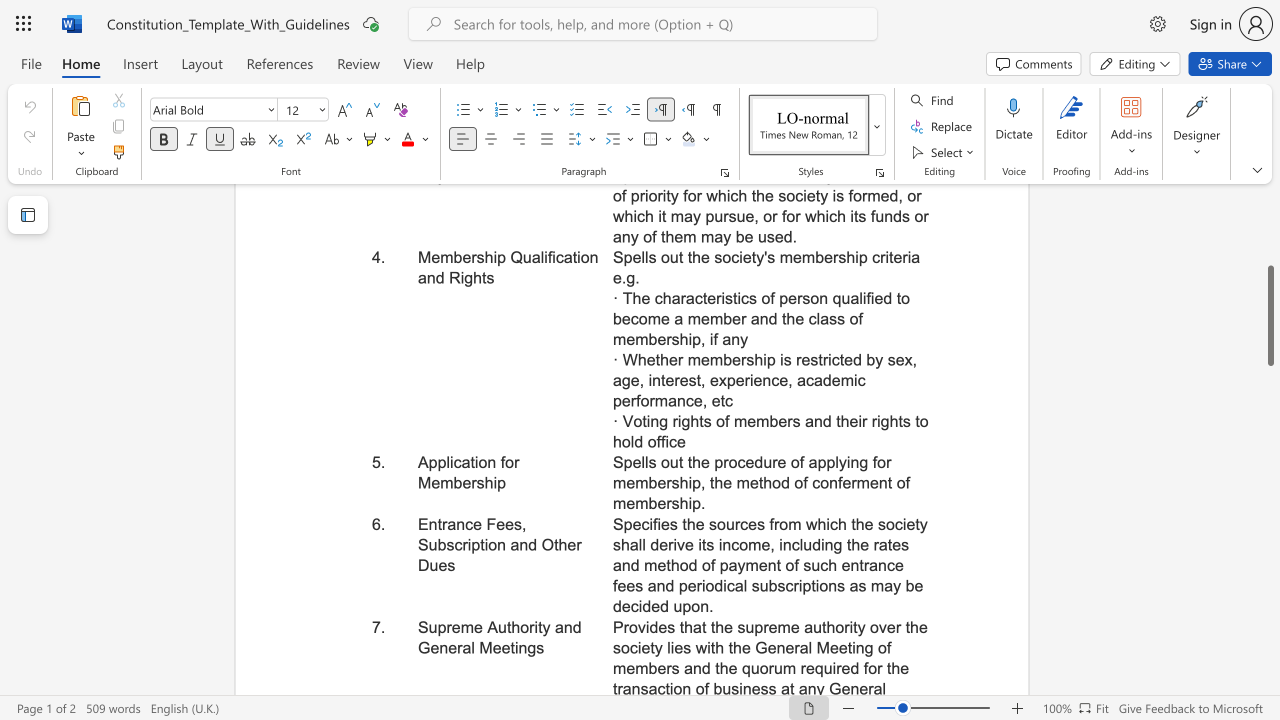 The height and width of the screenshot is (720, 1280). I want to click on the scrollbar and move up 120 pixels, so click(1269, 315).